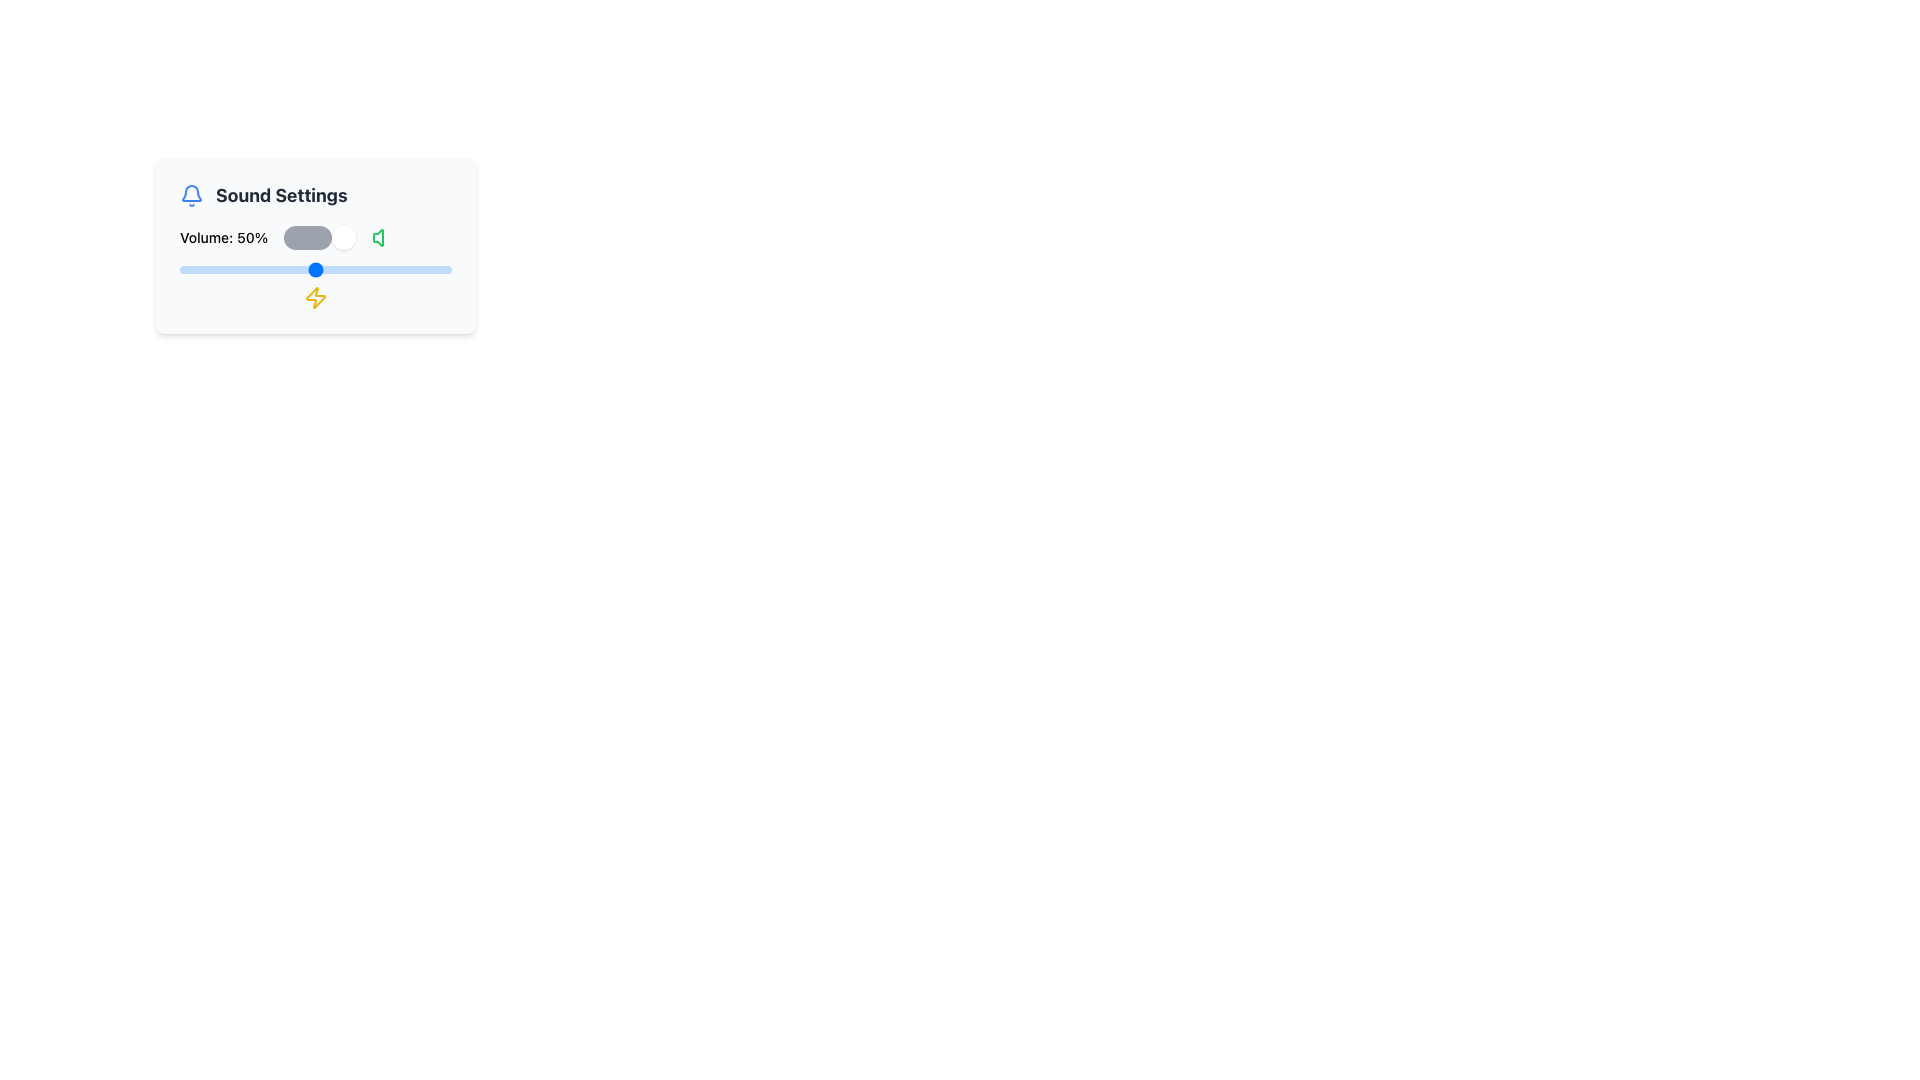  What do you see at coordinates (378, 237) in the screenshot?
I see `the volume icon component to adjust audio settings within the Sound Settings interface, located to the right of the 'Volume: 50%' text and beside the toggle switch` at bounding box center [378, 237].